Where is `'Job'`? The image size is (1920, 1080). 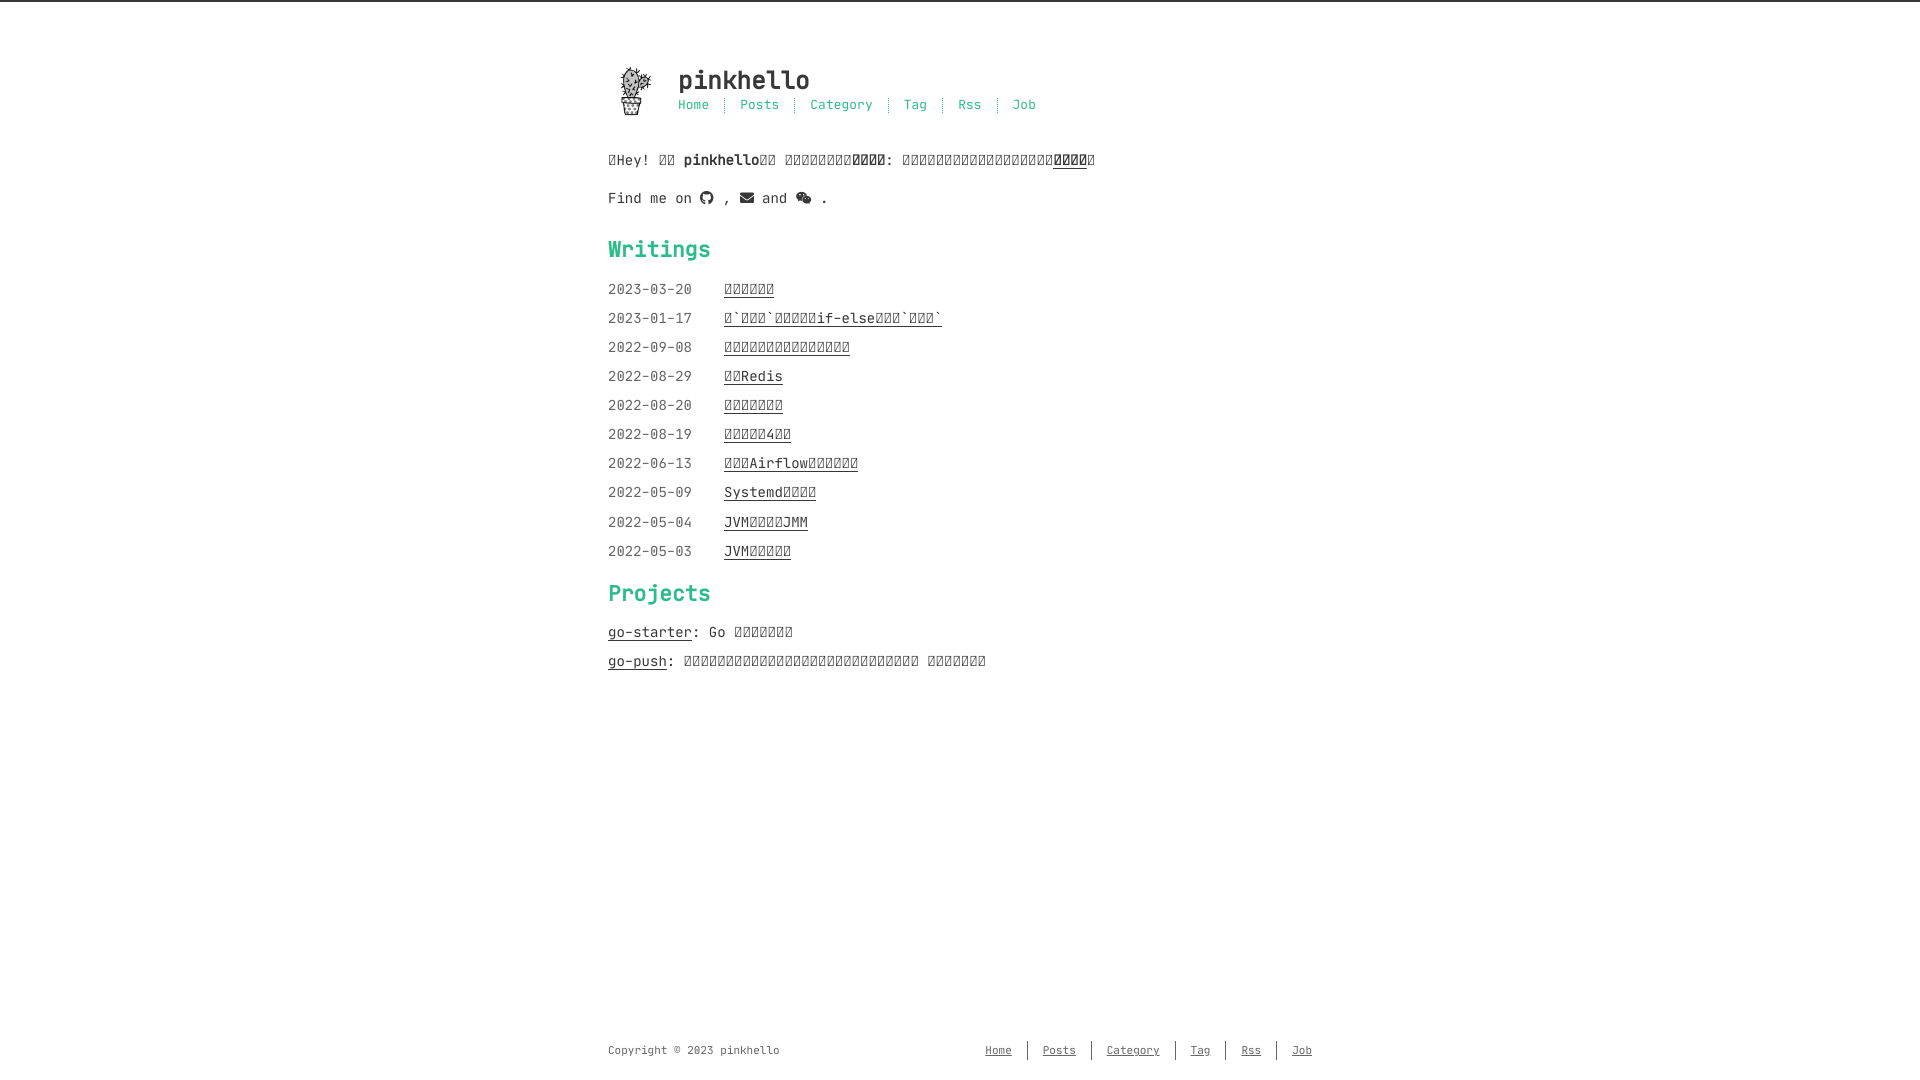
'Job' is located at coordinates (1024, 105).